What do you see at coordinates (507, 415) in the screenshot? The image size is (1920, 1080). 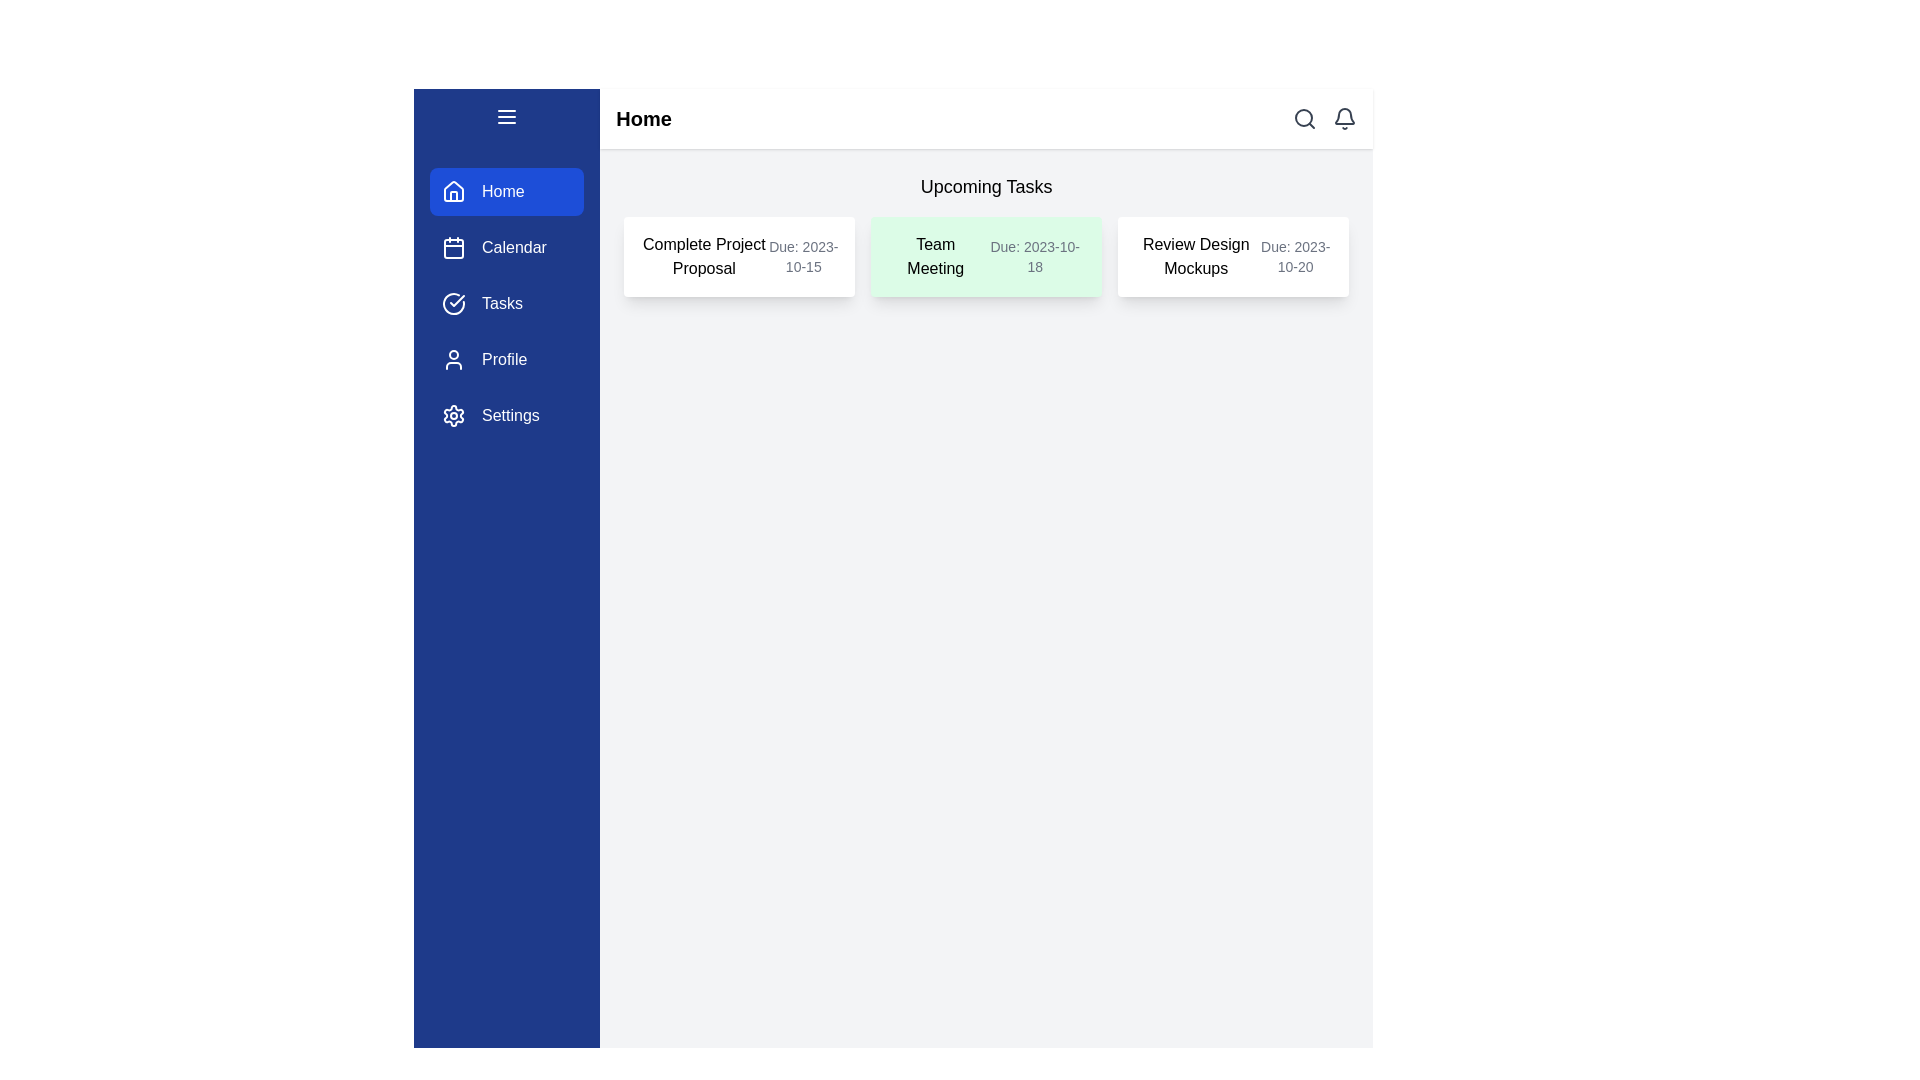 I see `the 'Settings' button in the vertical navigation menu, which is the fifth item and has a gear icon and blue background` at bounding box center [507, 415].